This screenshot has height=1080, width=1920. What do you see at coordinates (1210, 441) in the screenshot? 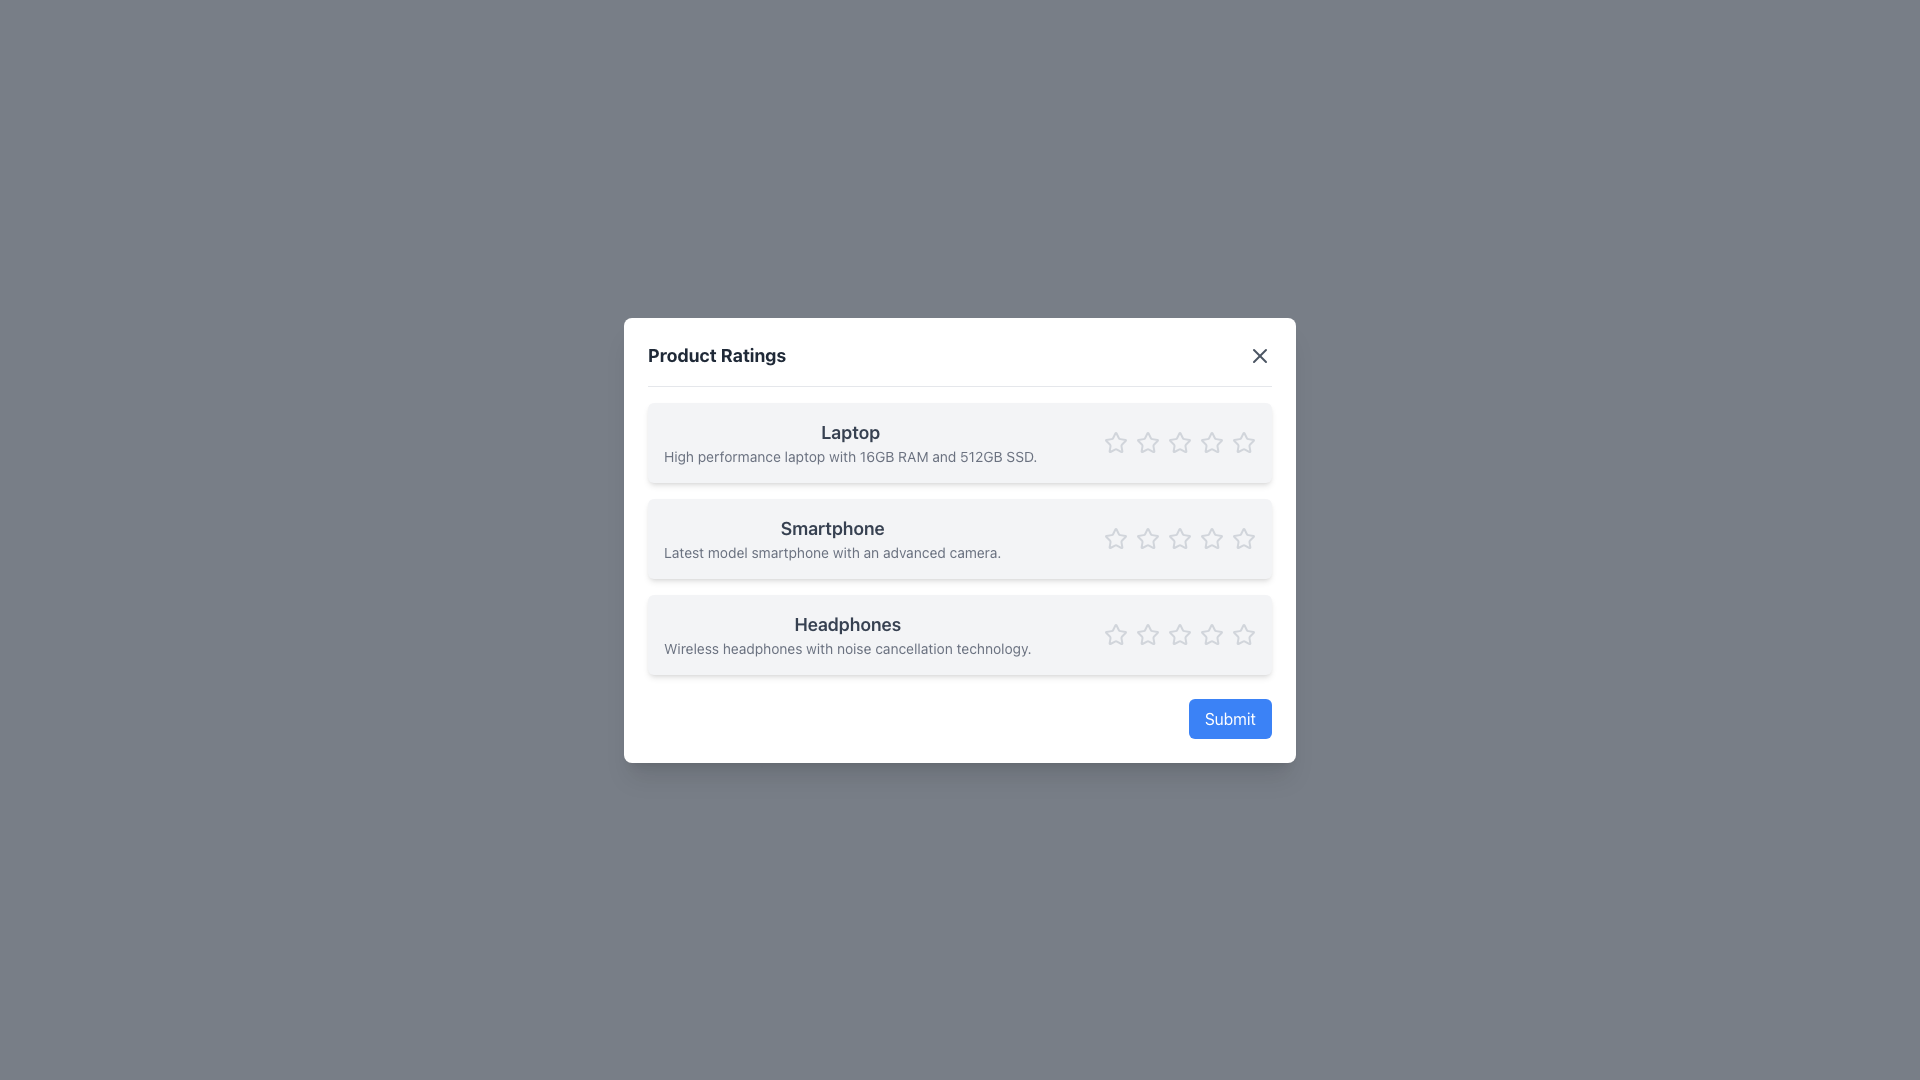
I see `the fifth star in the rating row for the 'Laptop' product category` at bounding box center [1210, 441].